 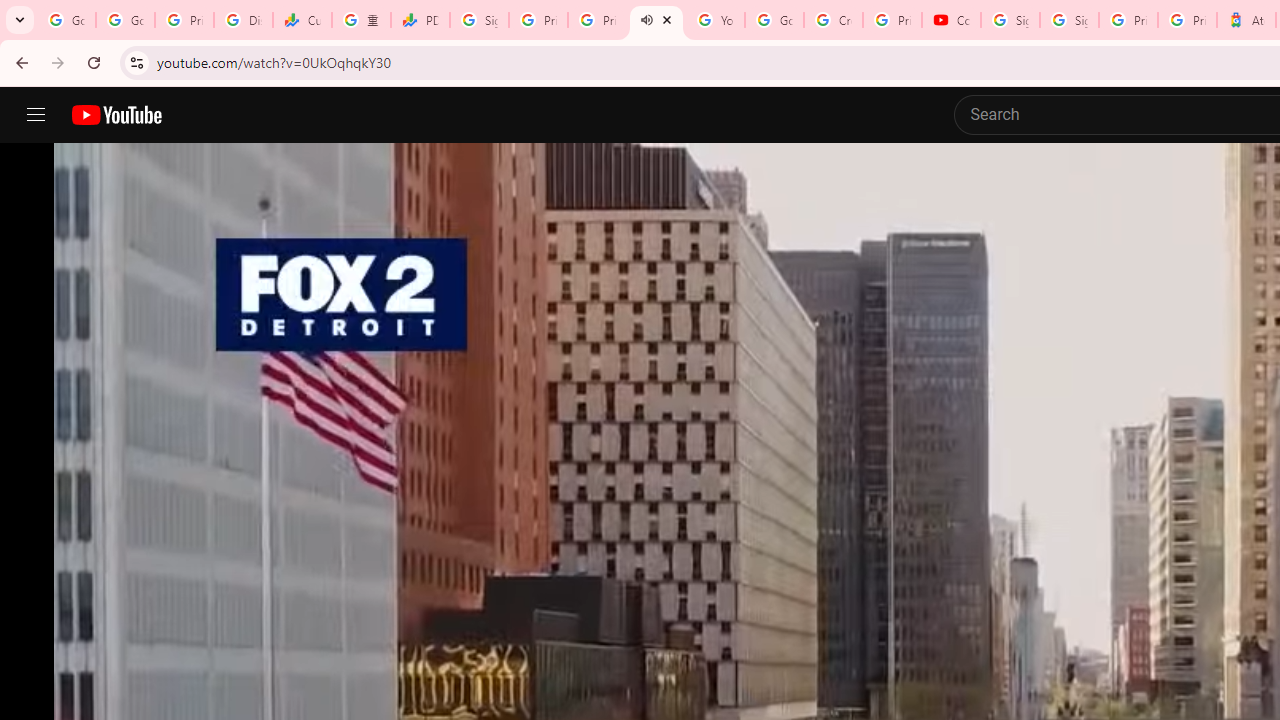 What do you see at coordinates (35, 115) in the screenshot?
I see `'Guide'` at bounding box center [35, 115].